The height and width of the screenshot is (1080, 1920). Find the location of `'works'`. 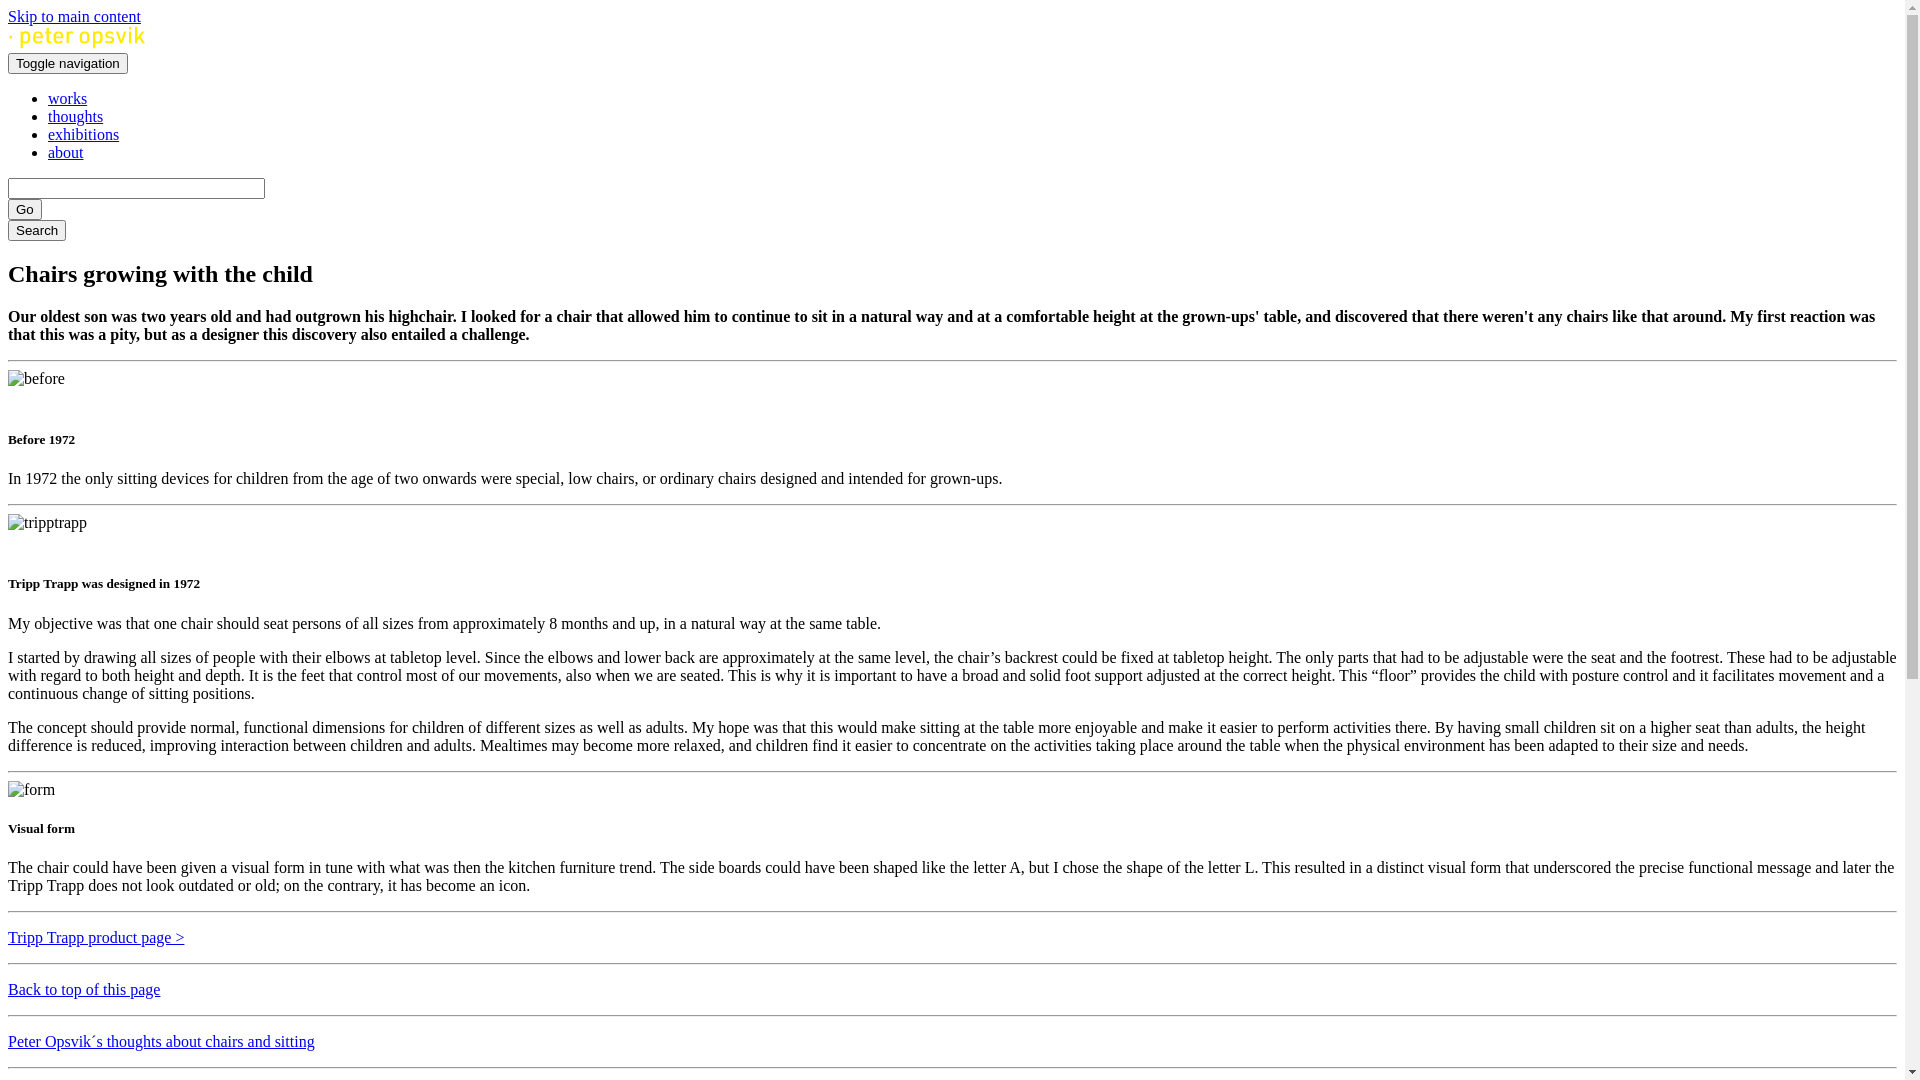

'works' is located at coordinates (67, 98).